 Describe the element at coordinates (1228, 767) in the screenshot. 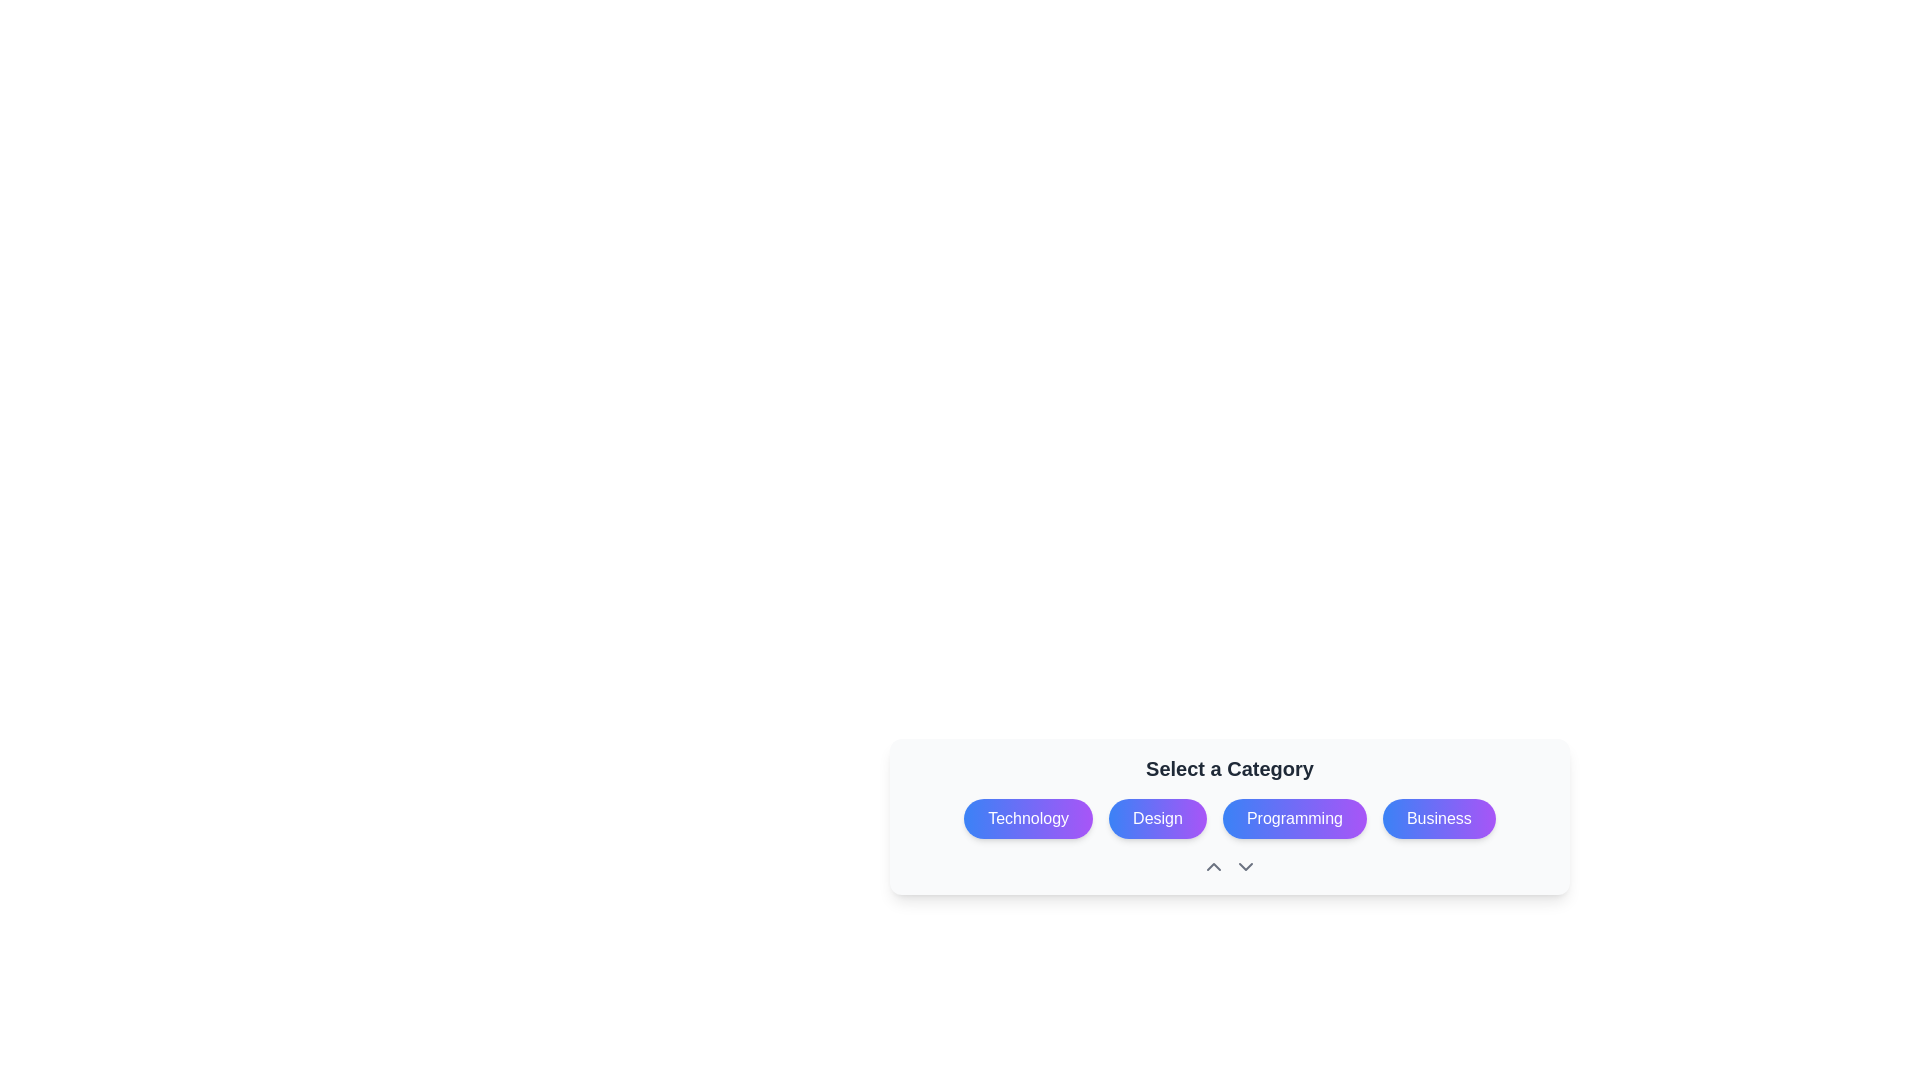

I see `the Text label or heading that indicates the purpose of the interactive elements, located above the buttons for 'Technology', 'Design', 'Programming', and 'Business'` at that location.